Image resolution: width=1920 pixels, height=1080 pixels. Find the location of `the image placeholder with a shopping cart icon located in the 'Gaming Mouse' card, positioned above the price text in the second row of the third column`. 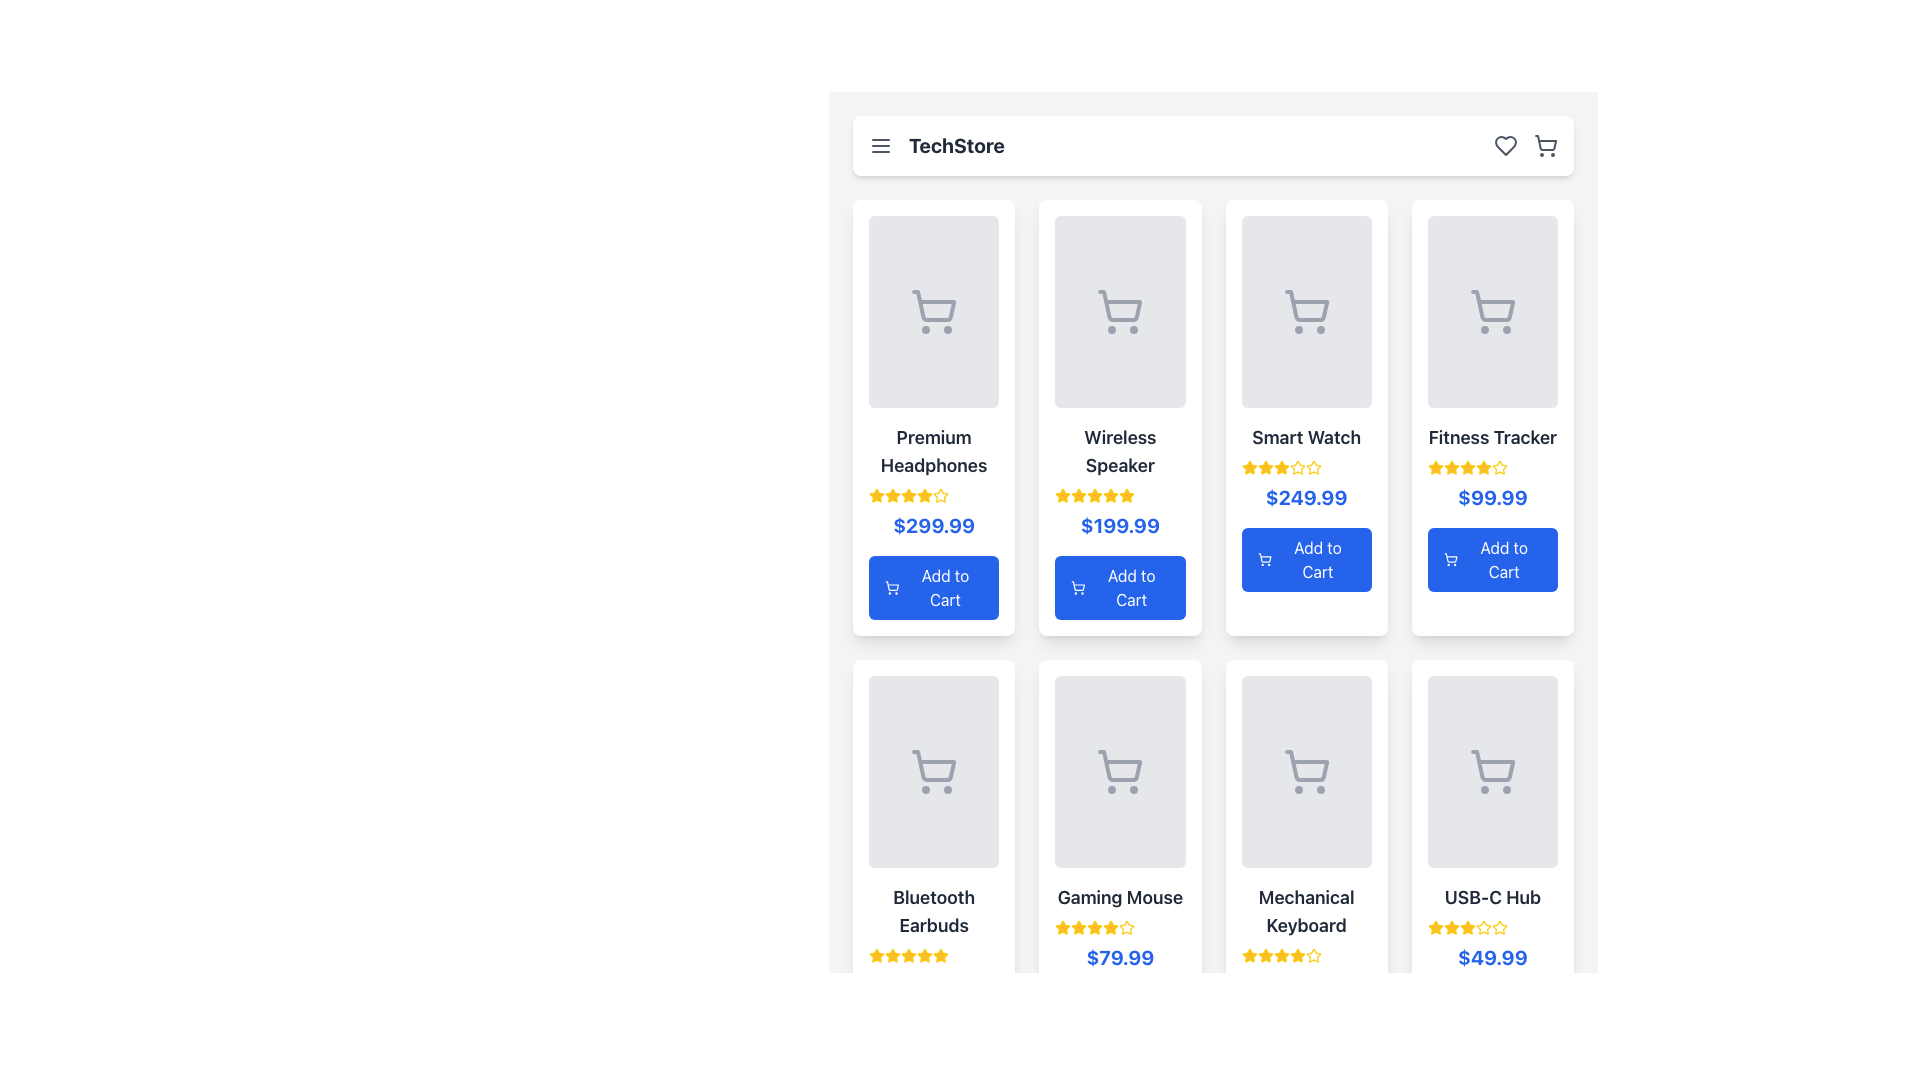

the image placeholder with a shopping cart icon located in the 'Gaming Mouse' card, positioned above the price text in the second row of the third column is located at coordinates (1120, 770).